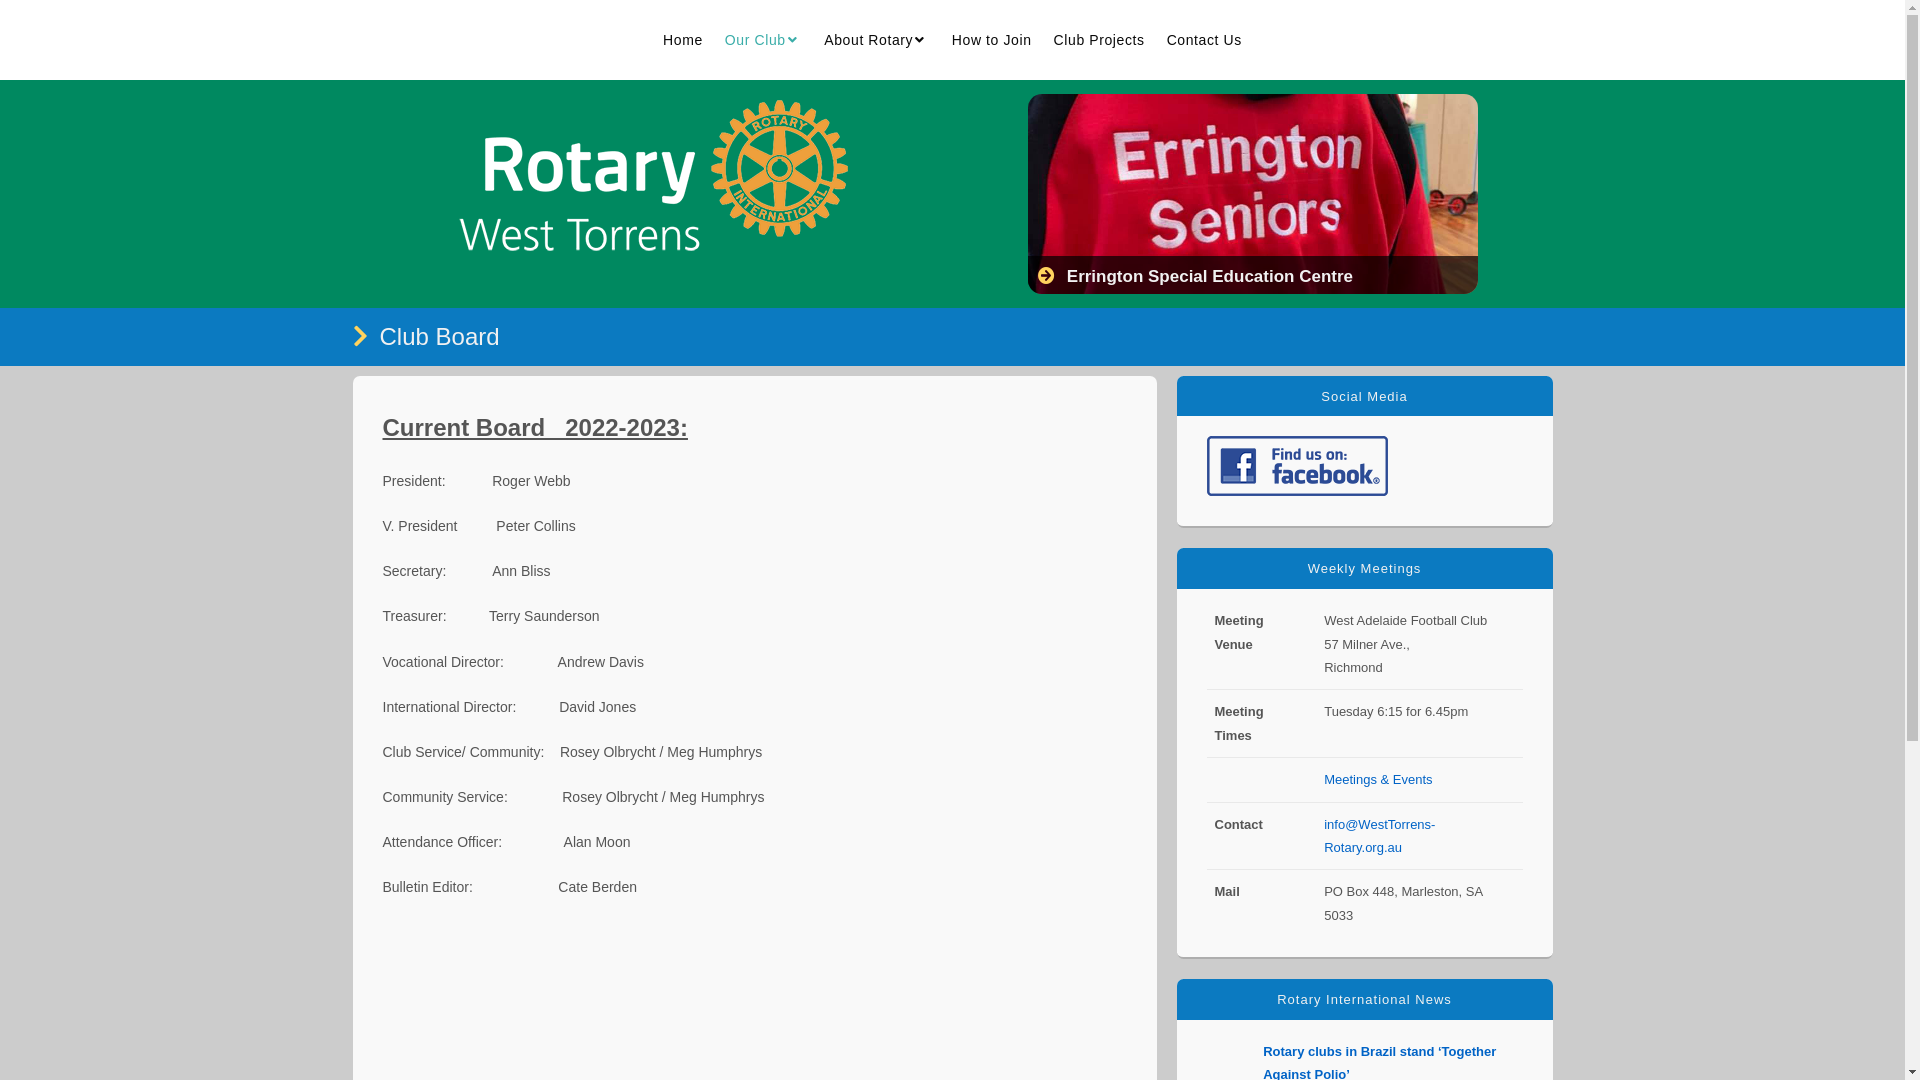 Image resolution: width=1920 pixels, height=1080 pixels. I want to click on 'Our Club', so click(762, 39).